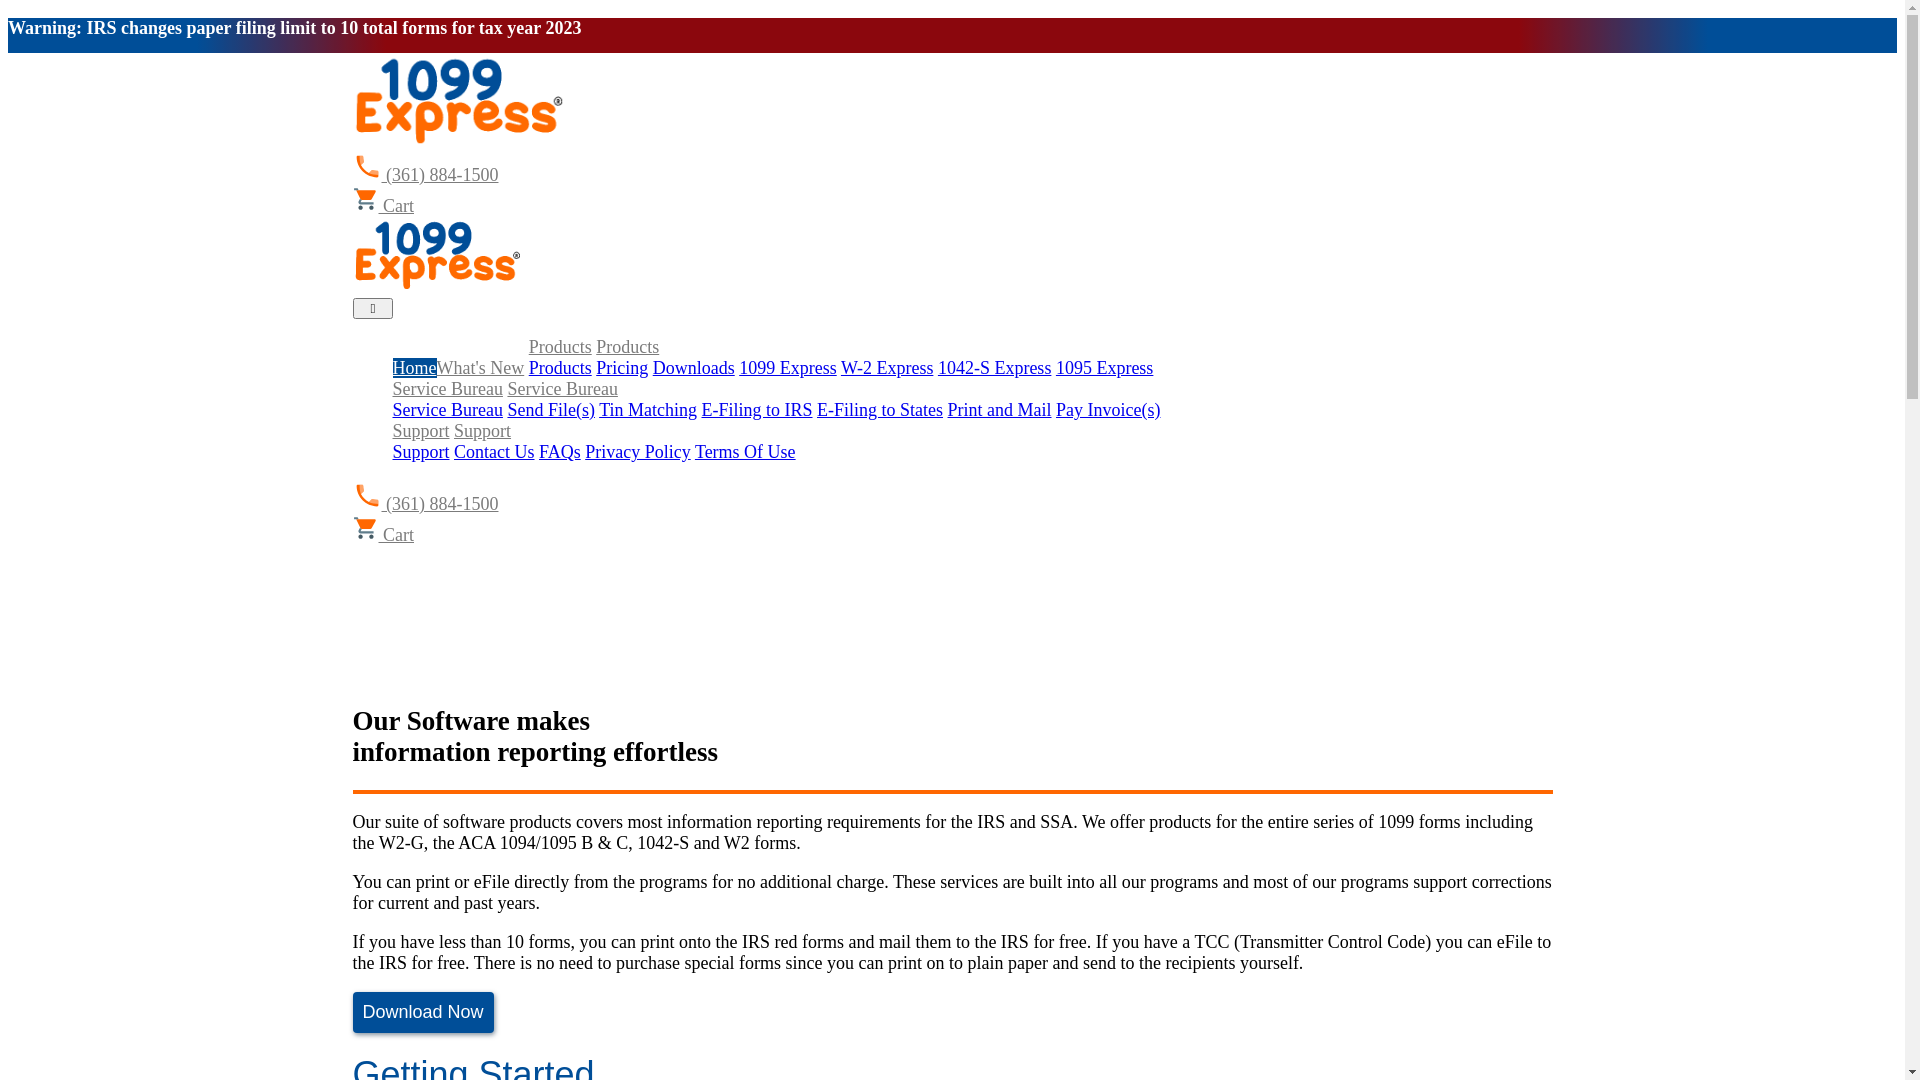 The image size is (1920, 1080). Describe the element at coordinates (756, 408) in the screenshot. I see `'E-Filing to IRS'` at that location.